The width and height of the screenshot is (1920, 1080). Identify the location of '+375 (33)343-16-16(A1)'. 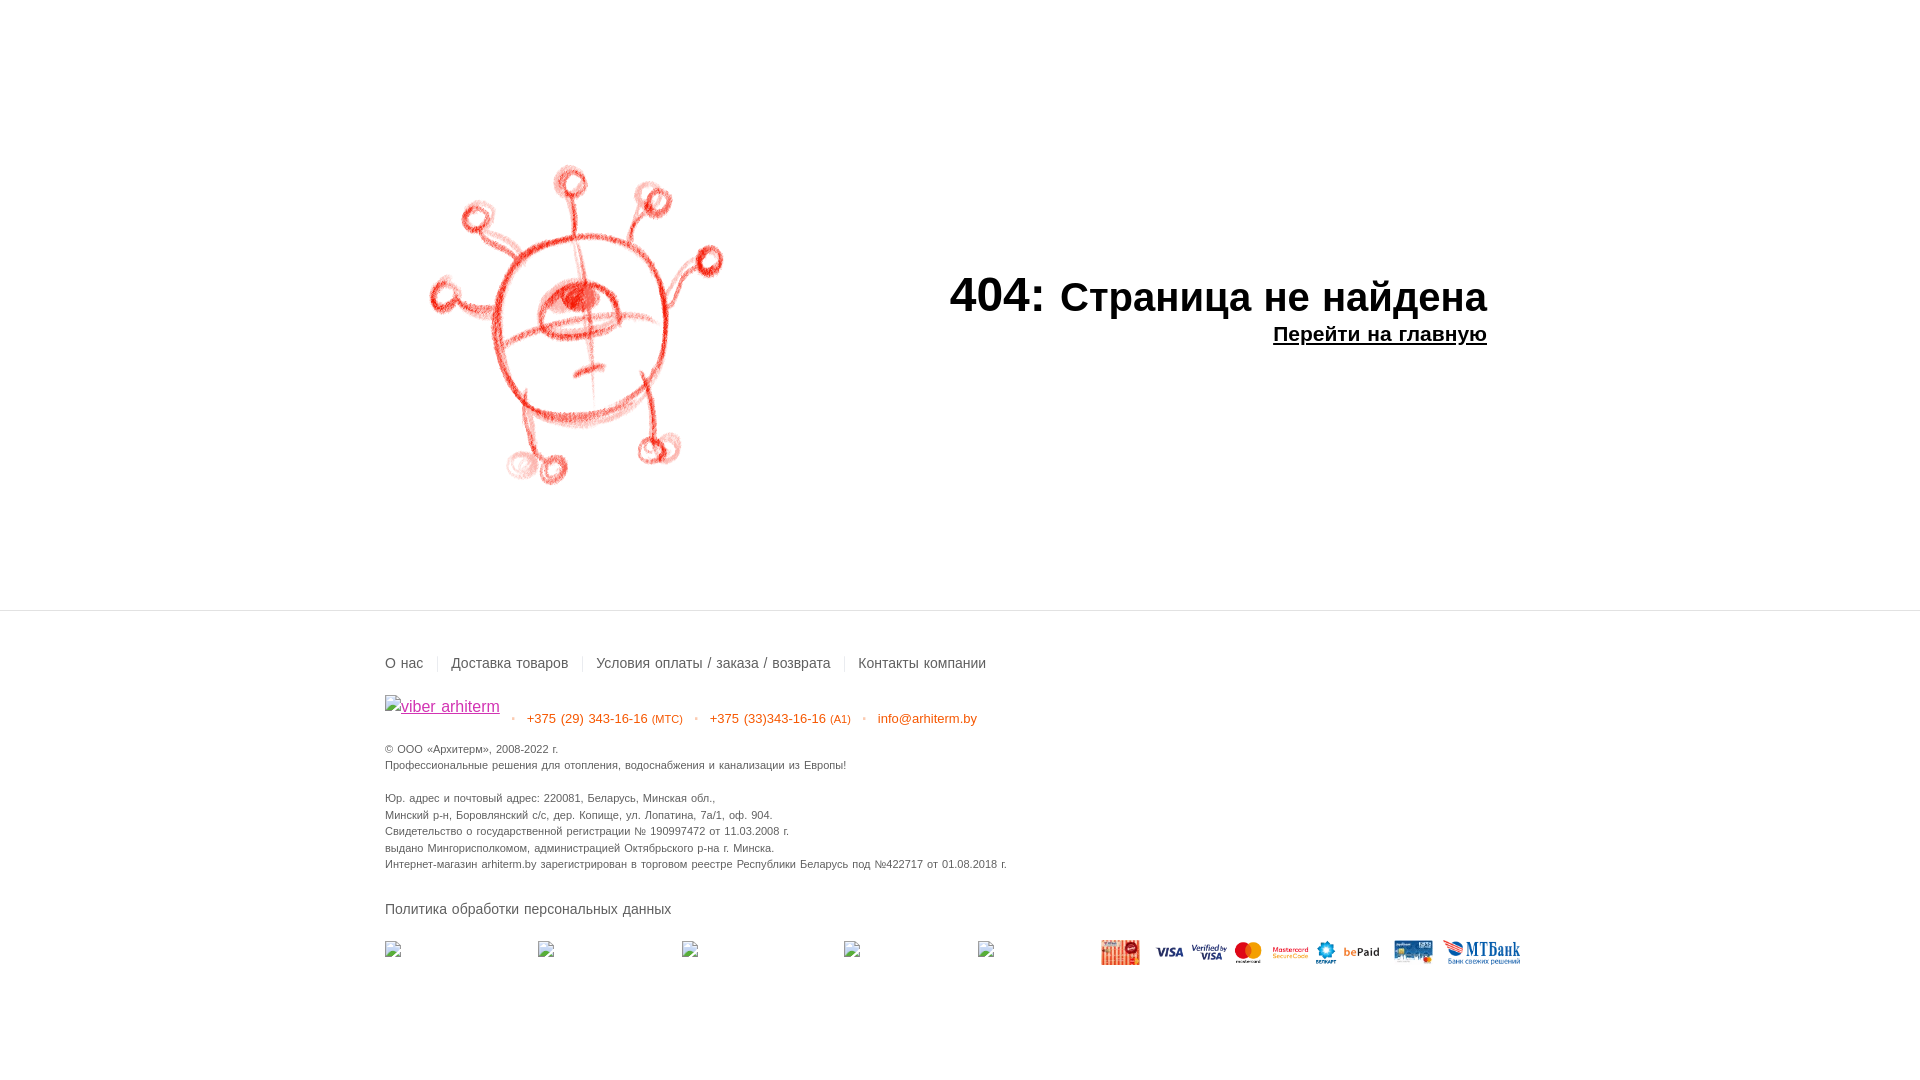
(779, 717).